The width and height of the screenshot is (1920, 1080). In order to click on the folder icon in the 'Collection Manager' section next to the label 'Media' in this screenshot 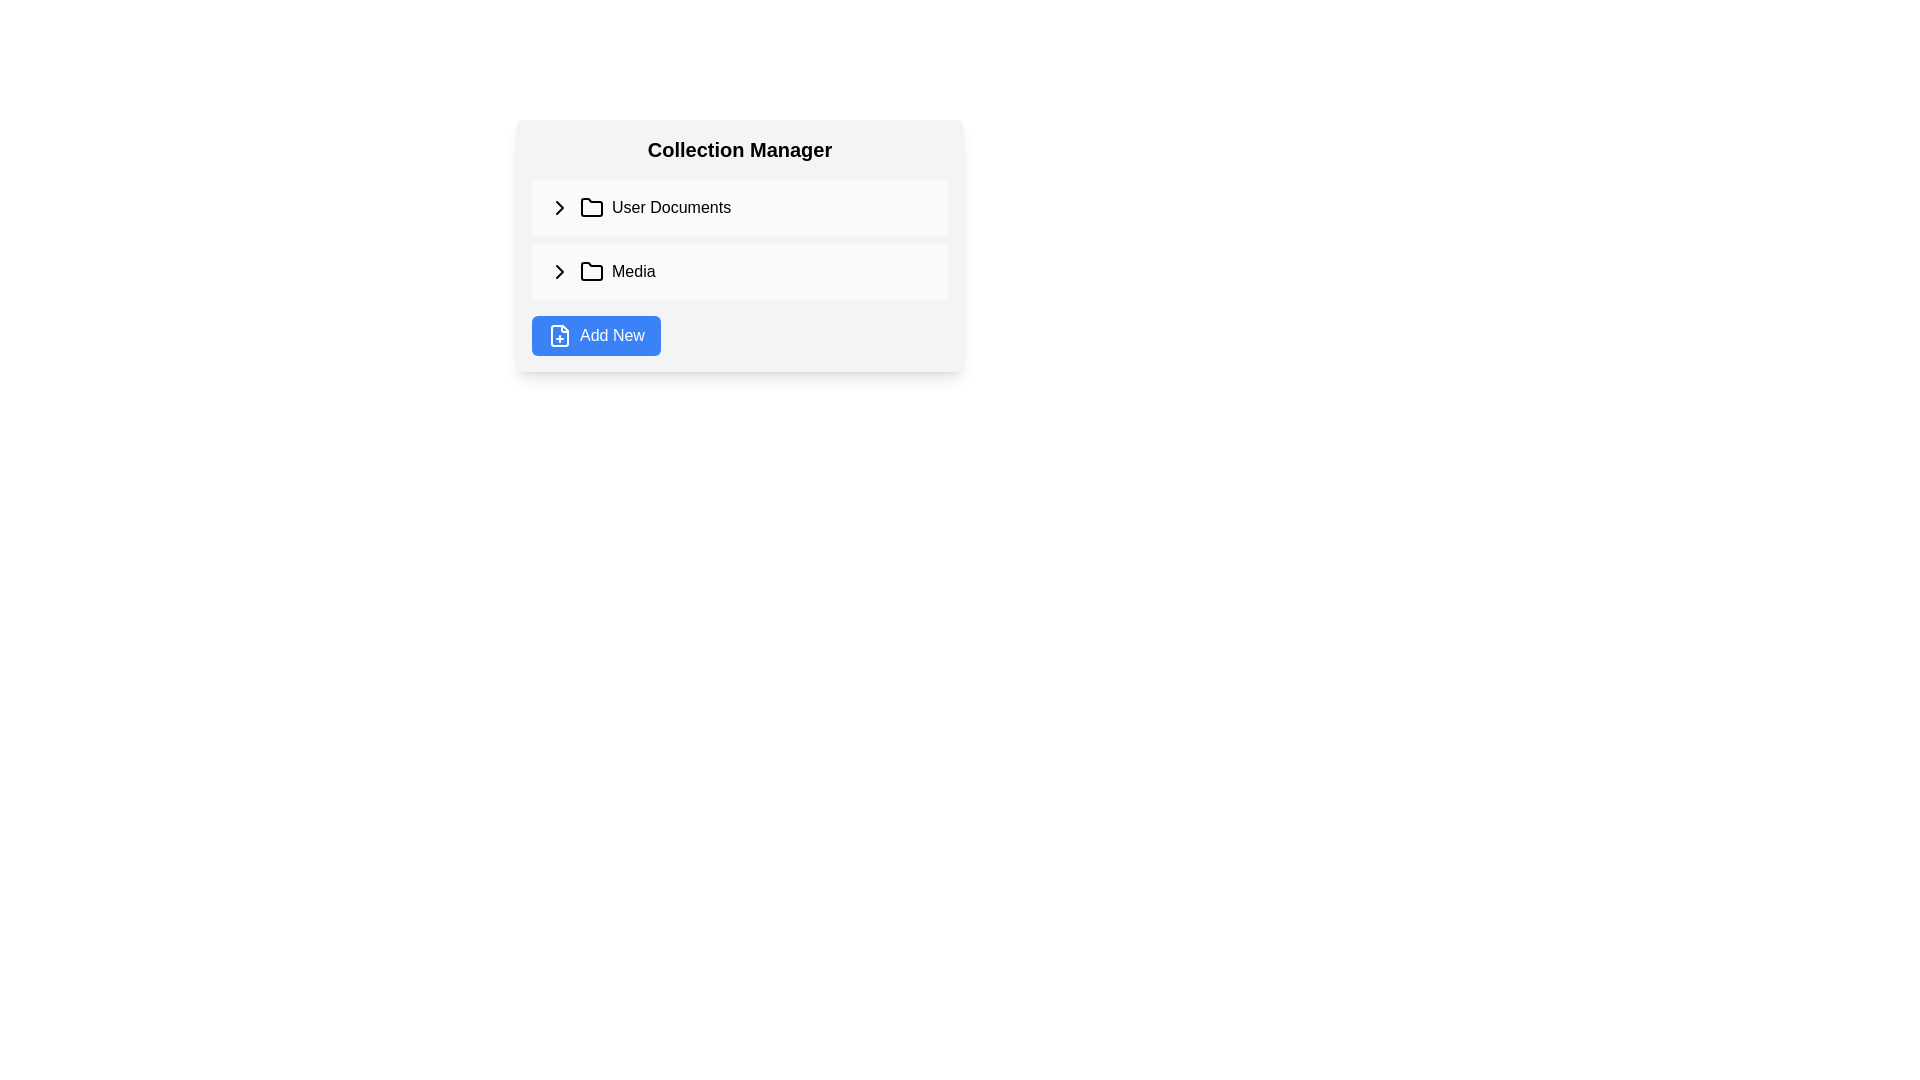, I will do `click(590, 272)`.